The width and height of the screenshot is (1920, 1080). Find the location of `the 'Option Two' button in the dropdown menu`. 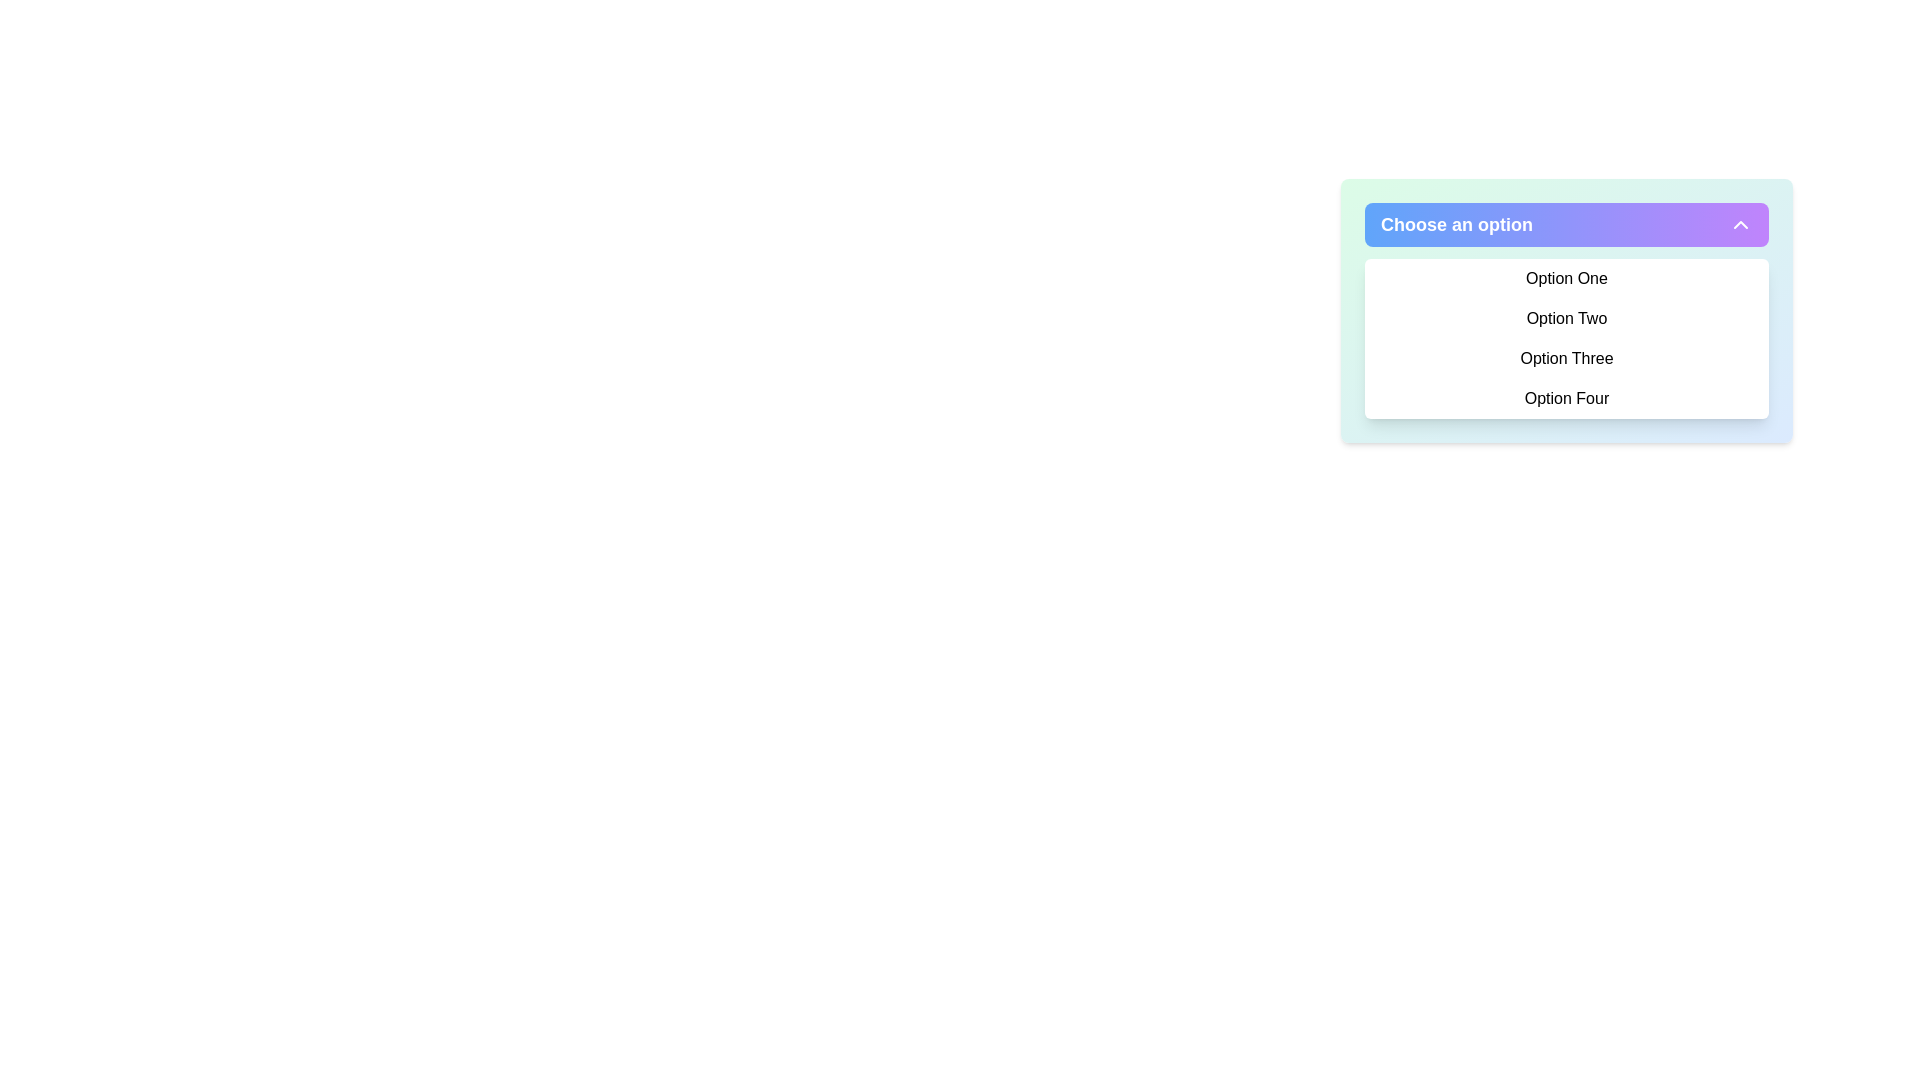

the 'Option Two' button in the dropdown menu is located at coordinates (1565, 318).